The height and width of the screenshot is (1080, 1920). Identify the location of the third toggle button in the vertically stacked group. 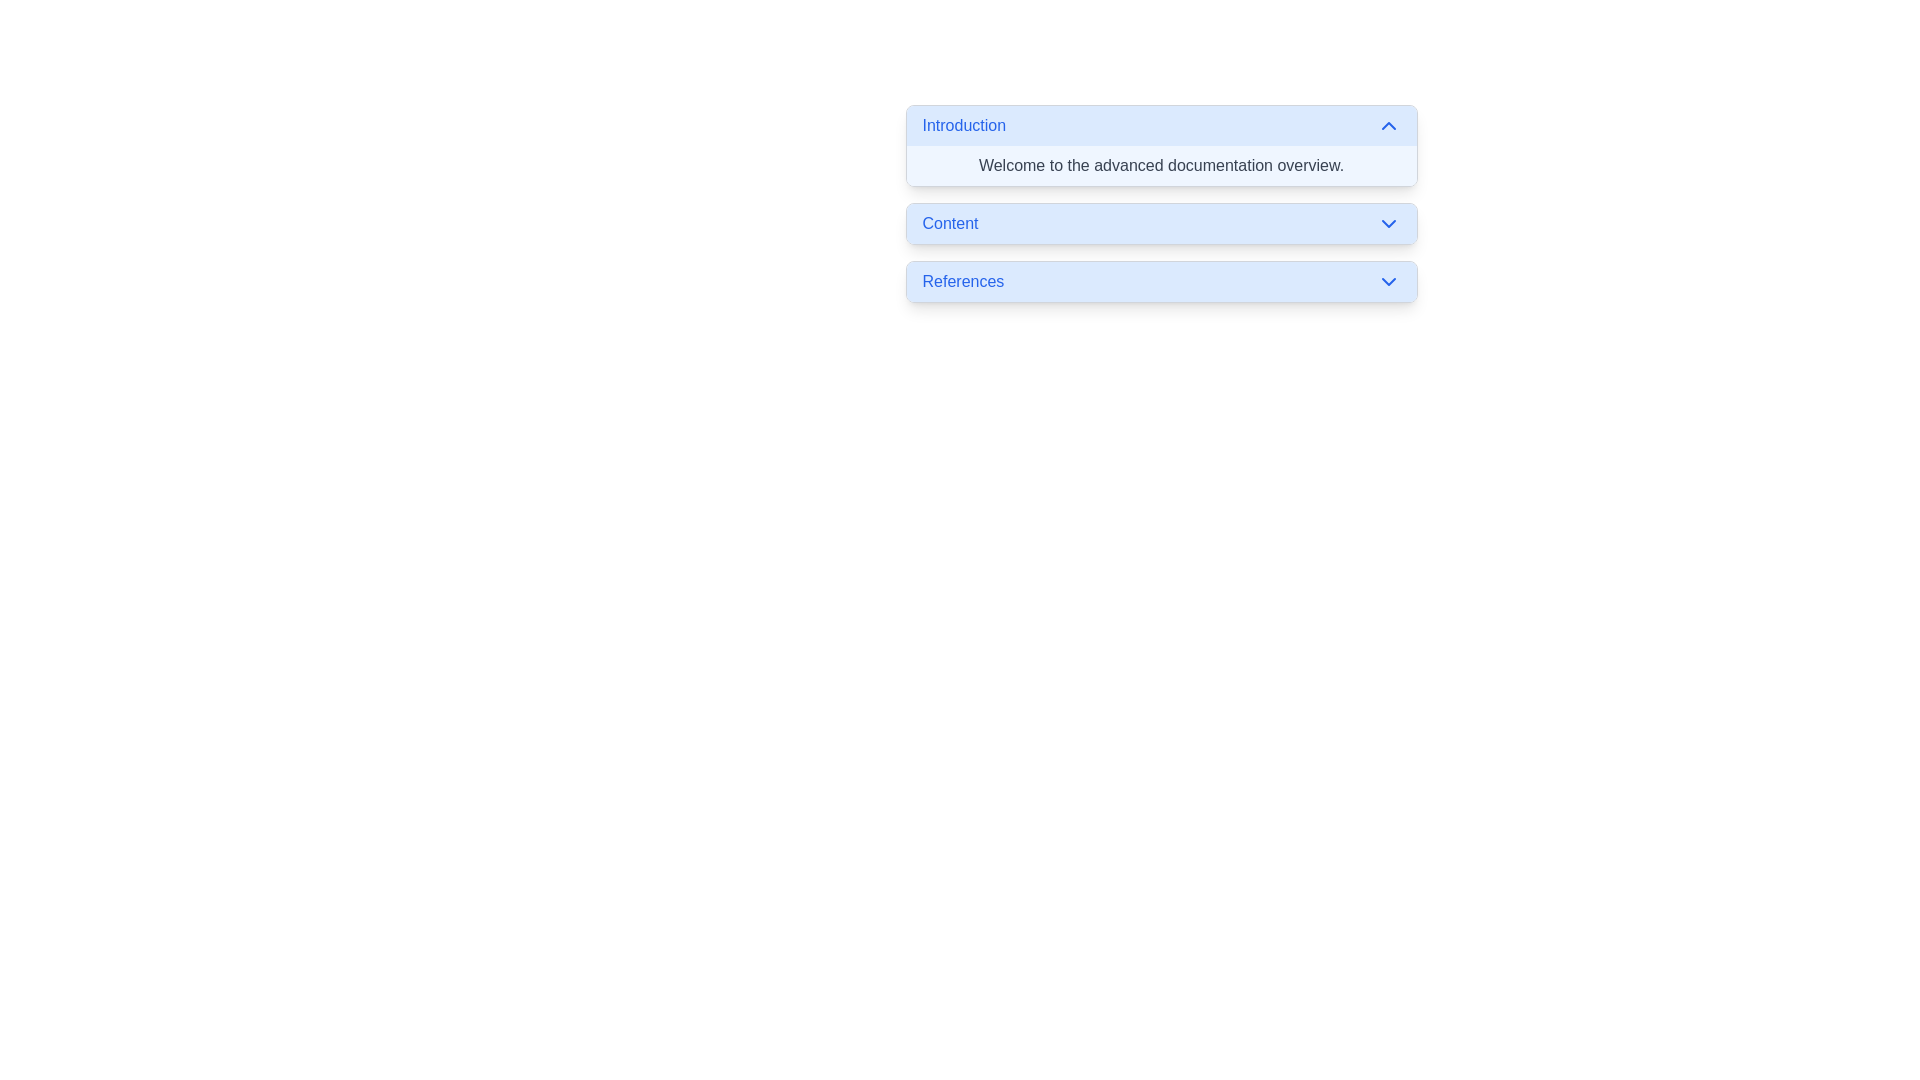
(1161, 281).